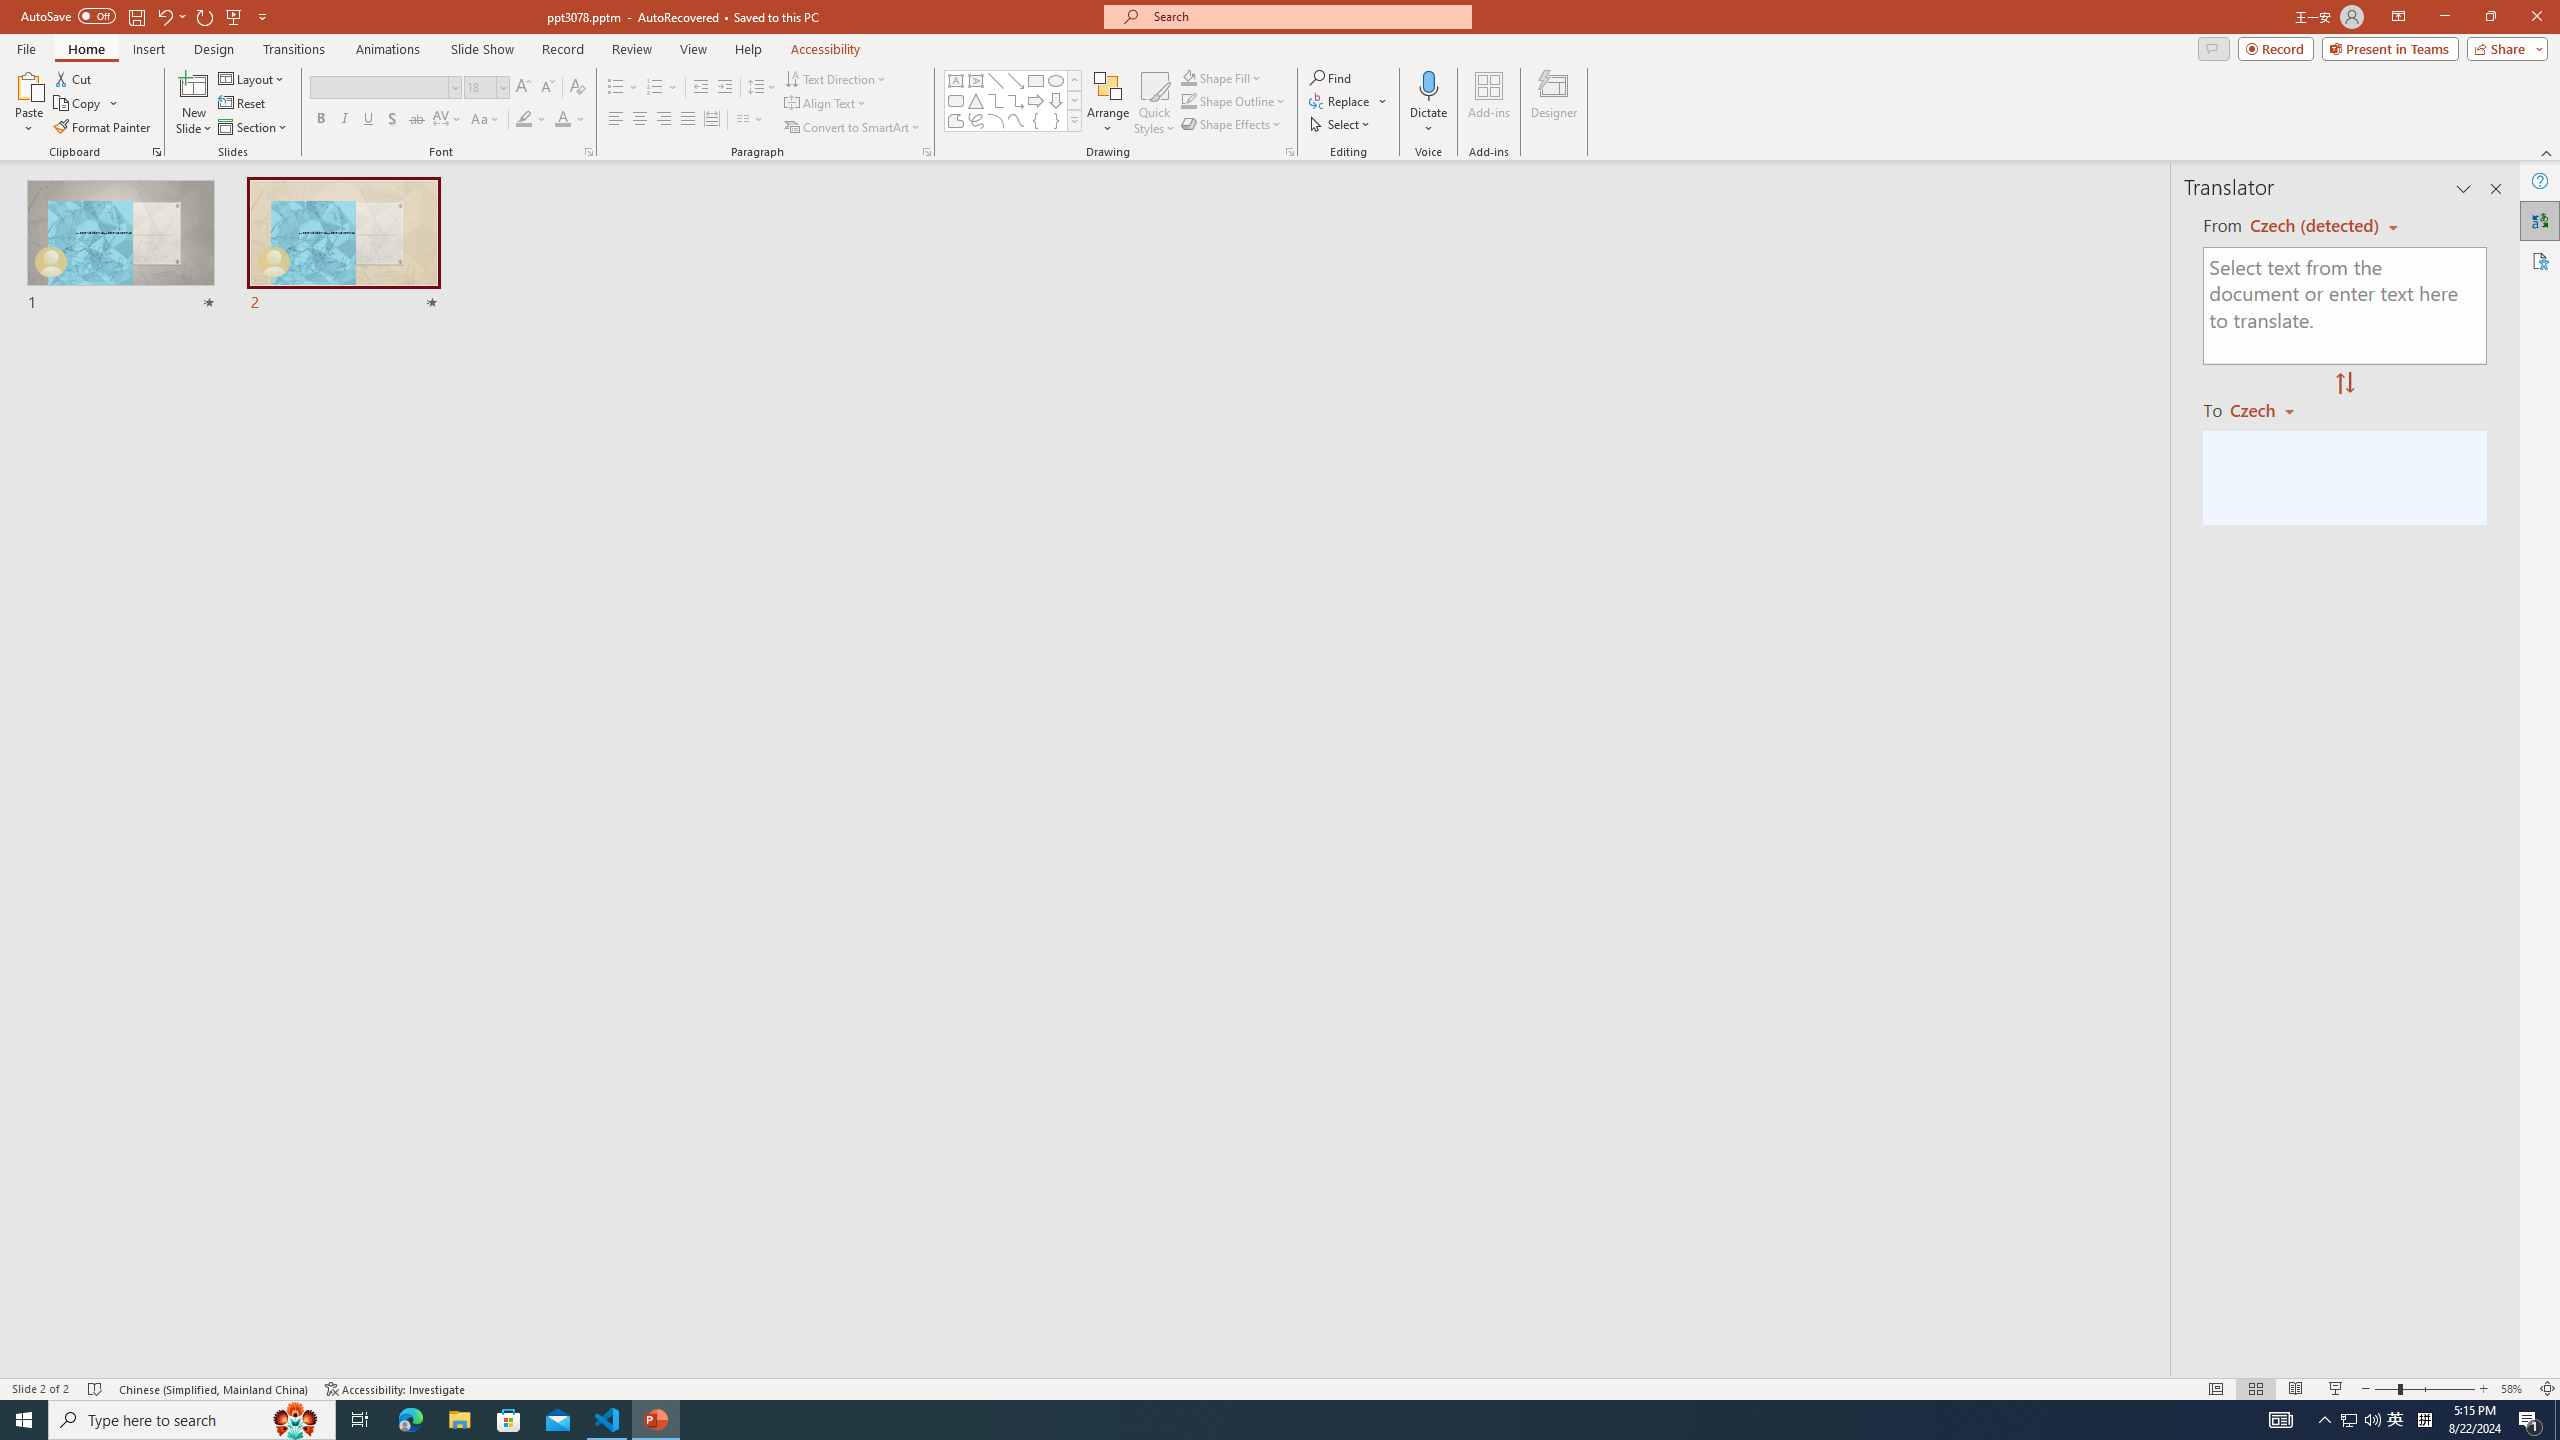 The image size is (2560, 1440). I want to click on 'Section', so click(253, 127).